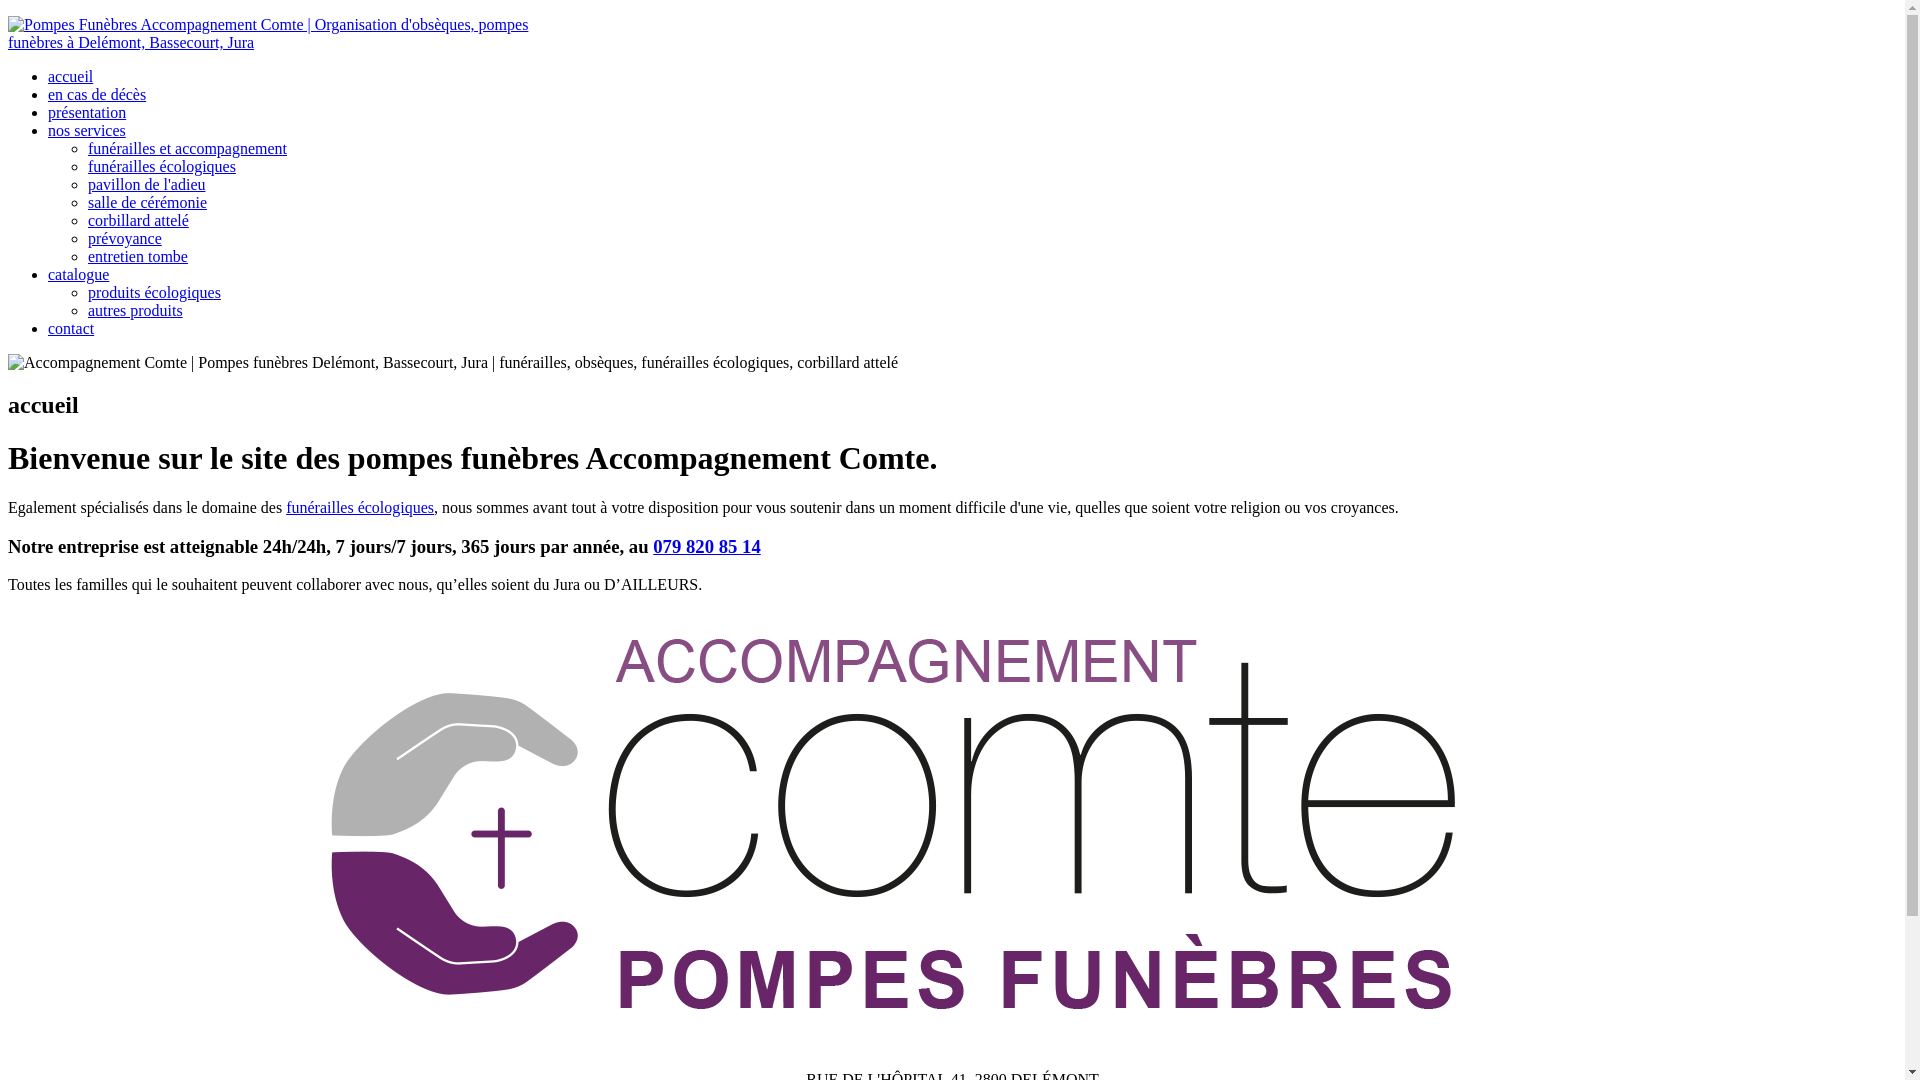 This screenshot has width=1920, height=1080. I want to click on '079 820 85 14', so click(706, 546).